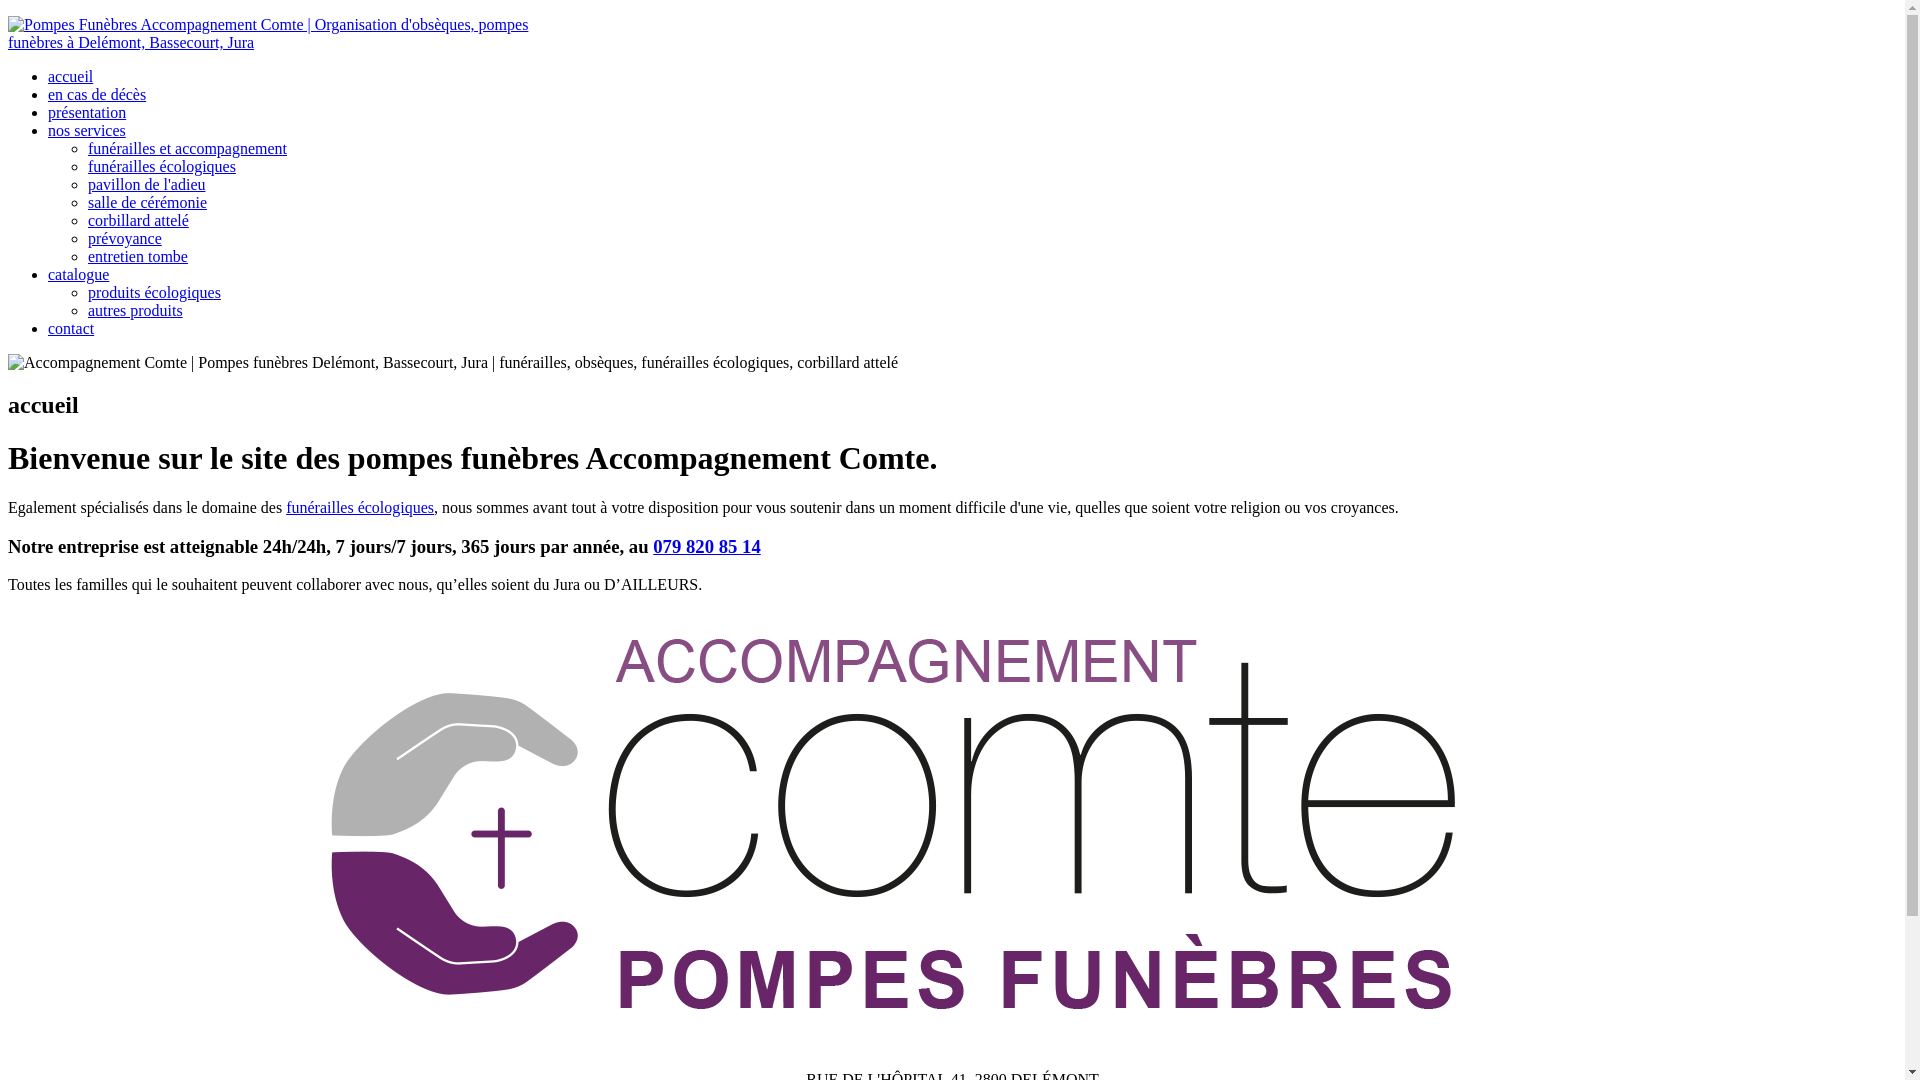 This screenshot has width=1920, height=1080. I want to click on '079 820 85 14', so click(706, 546).